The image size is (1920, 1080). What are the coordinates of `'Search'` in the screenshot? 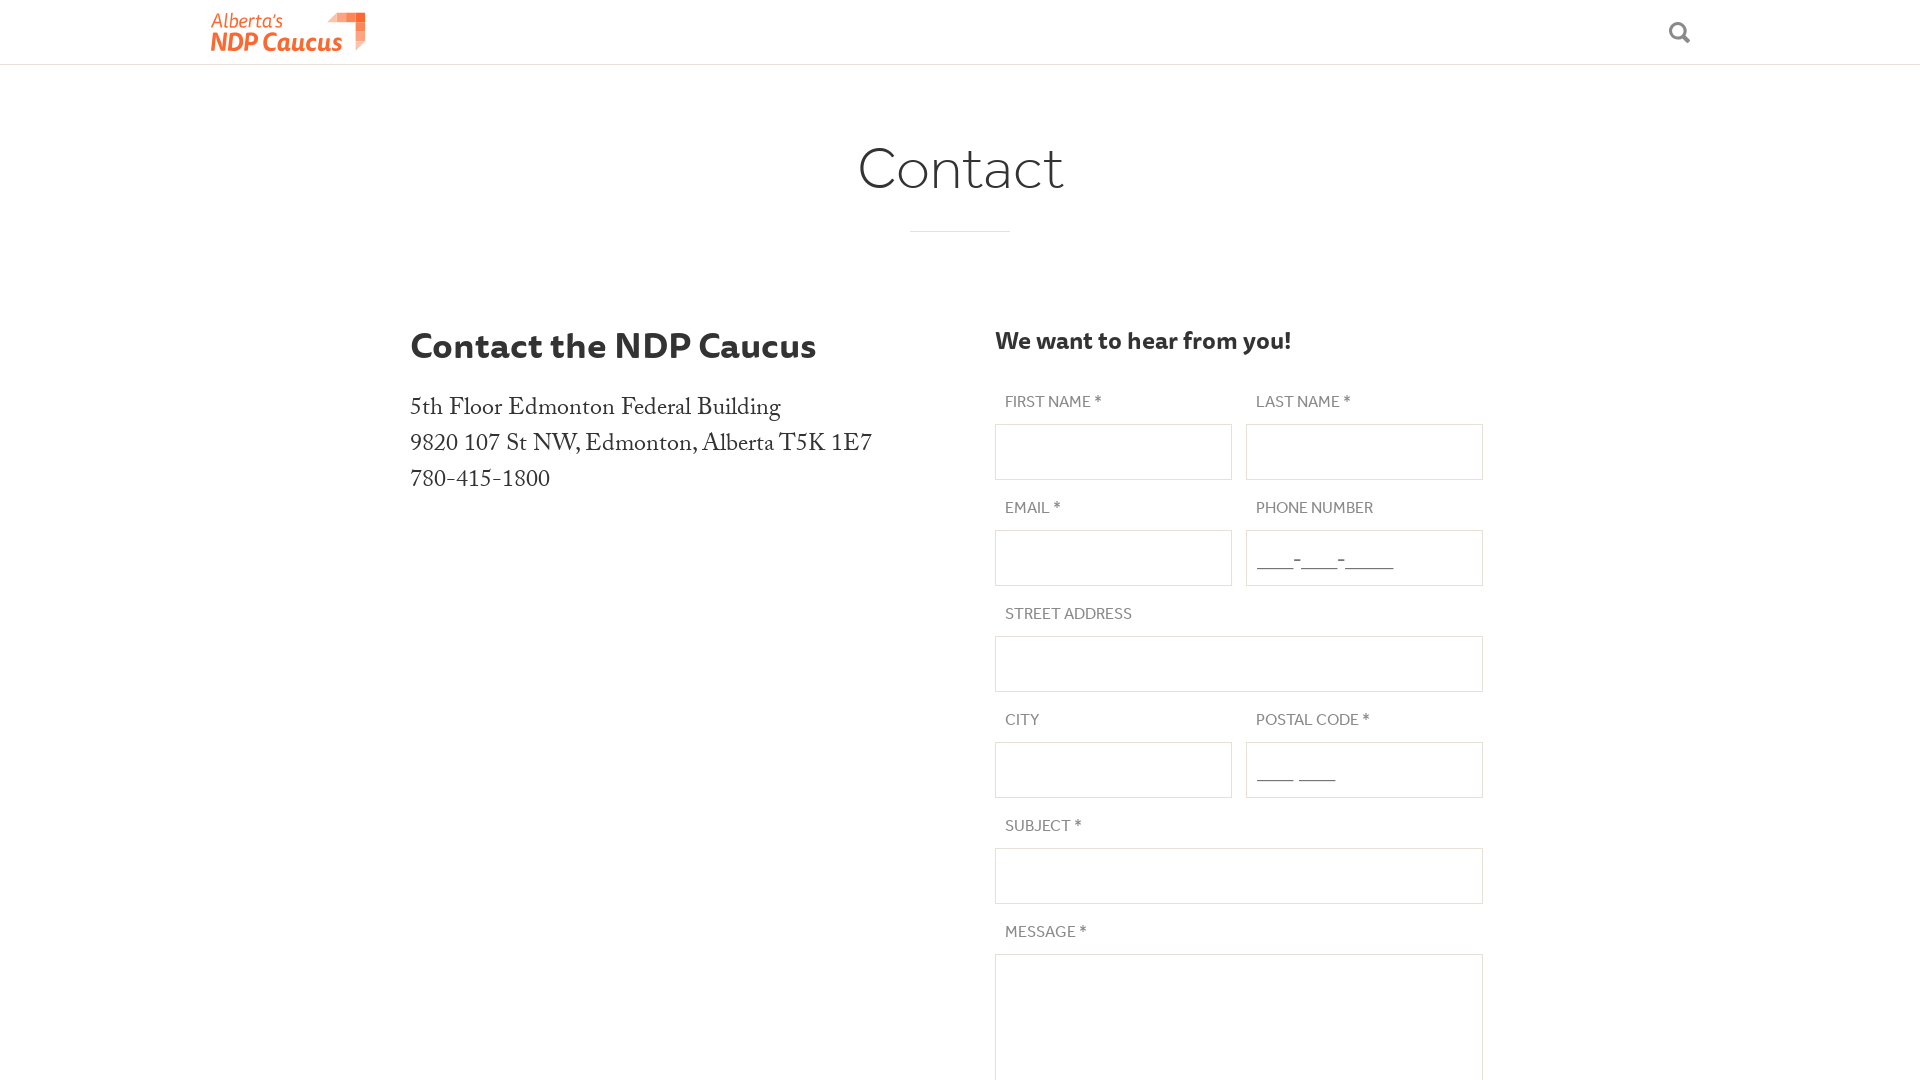 It's located at (1679, 31).